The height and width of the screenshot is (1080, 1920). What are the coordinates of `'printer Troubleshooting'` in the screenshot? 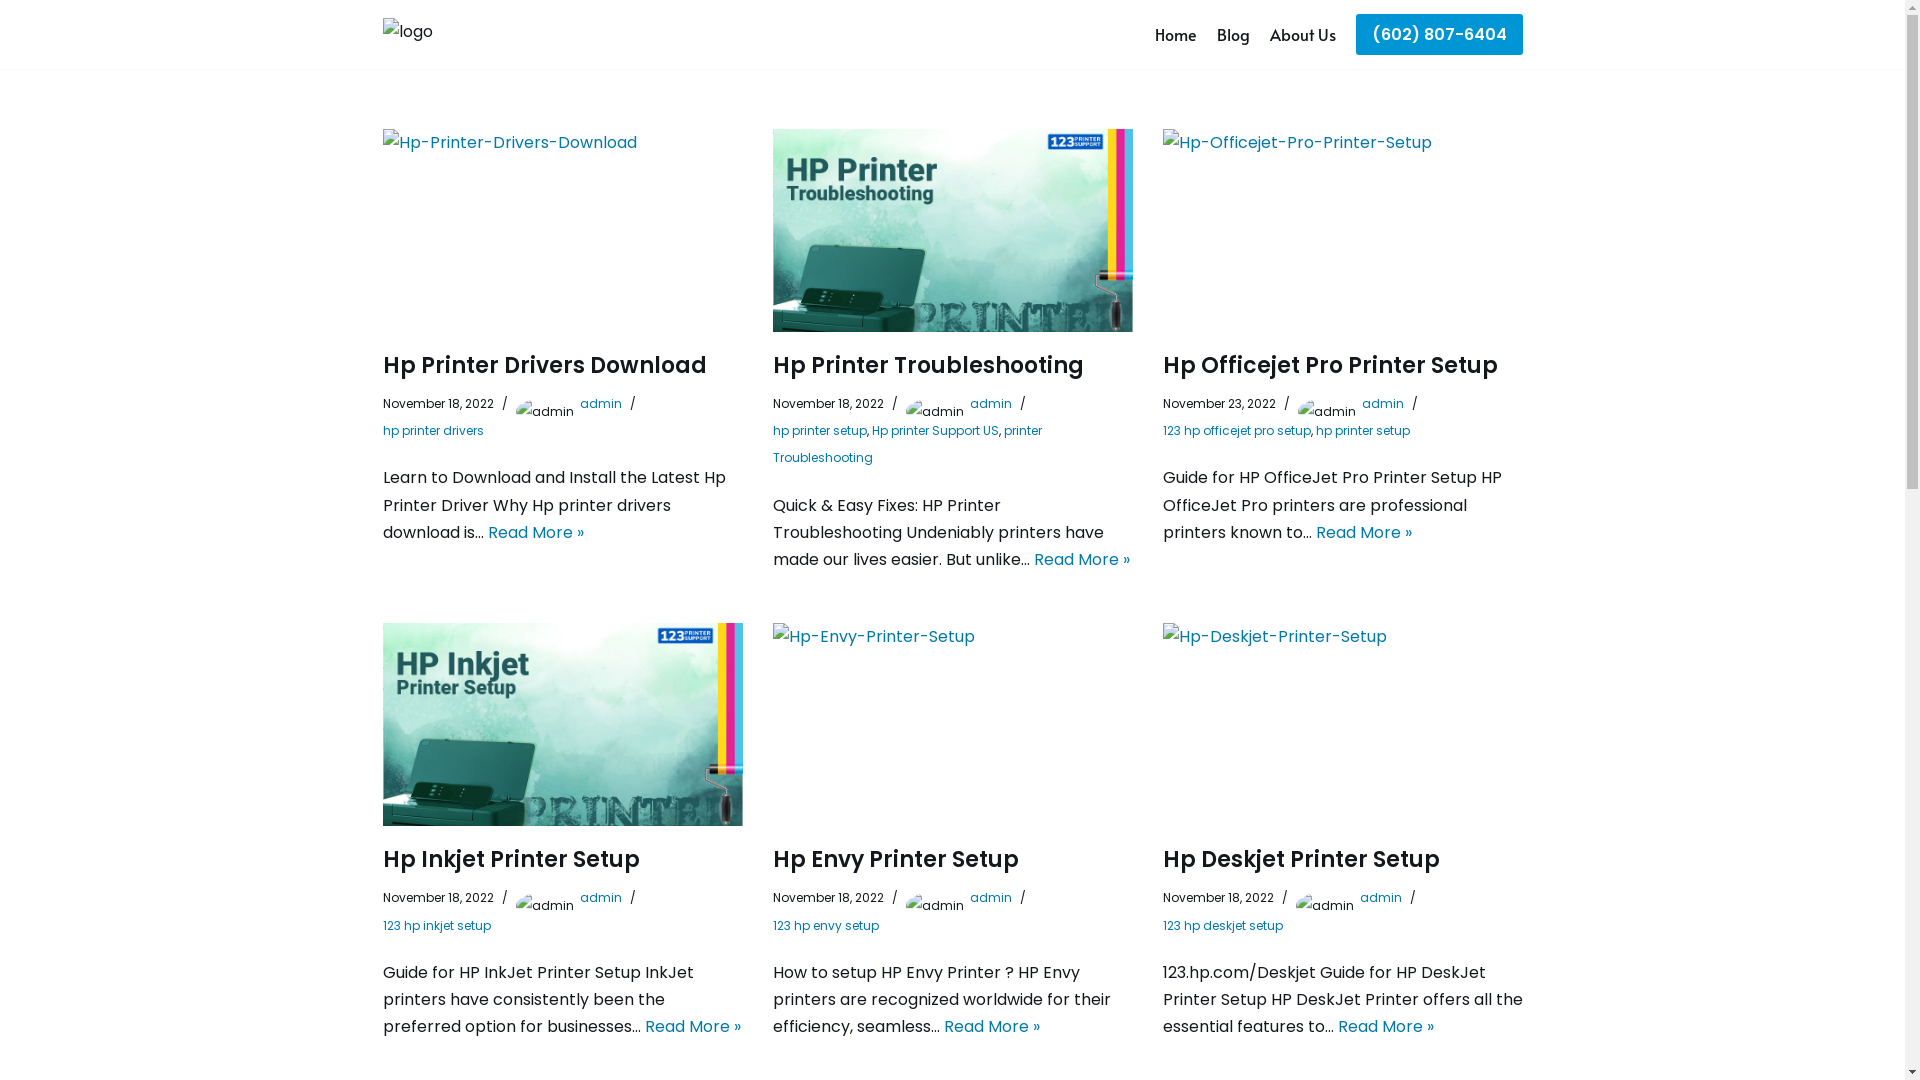 It's located at (905, 442).